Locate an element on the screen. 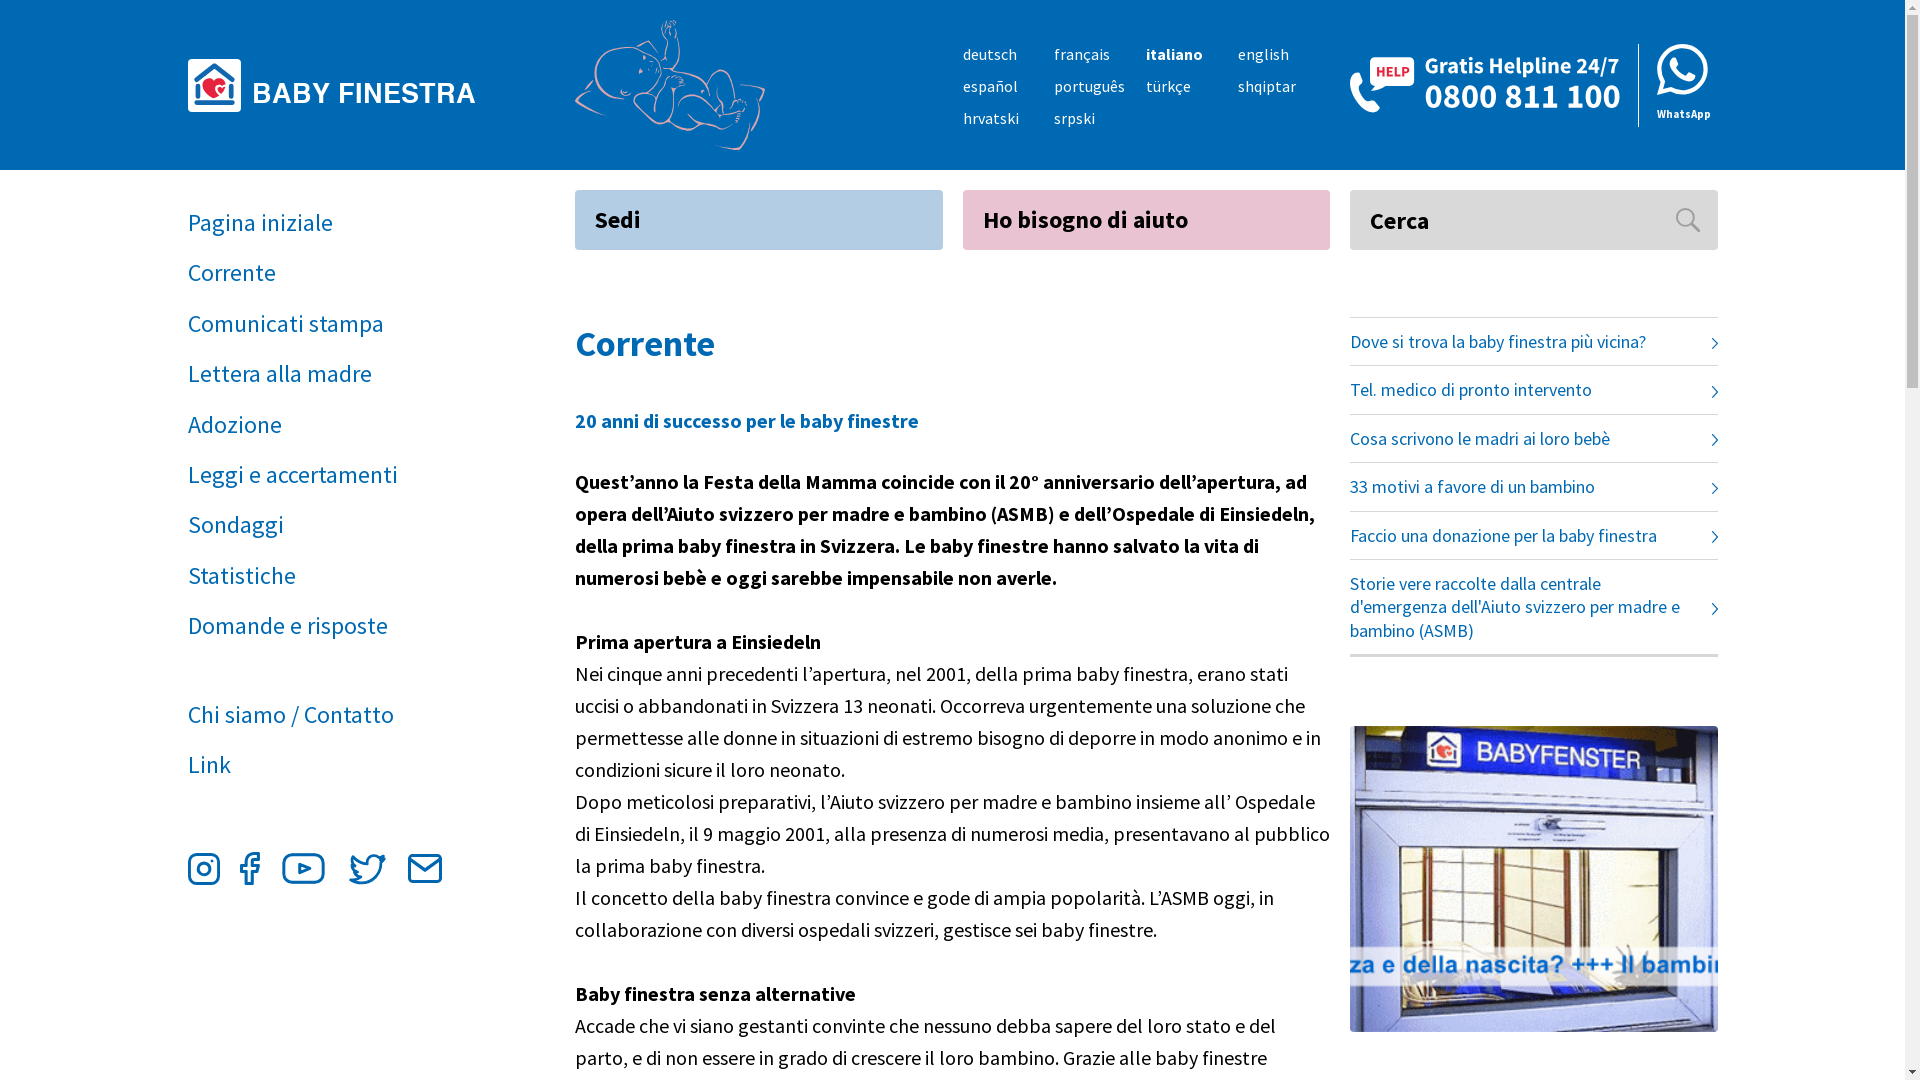 This screenshot has width=1920, height=1080. 'Faccio una donazione per la baby finestra' is located at coordinates (1533, 534).